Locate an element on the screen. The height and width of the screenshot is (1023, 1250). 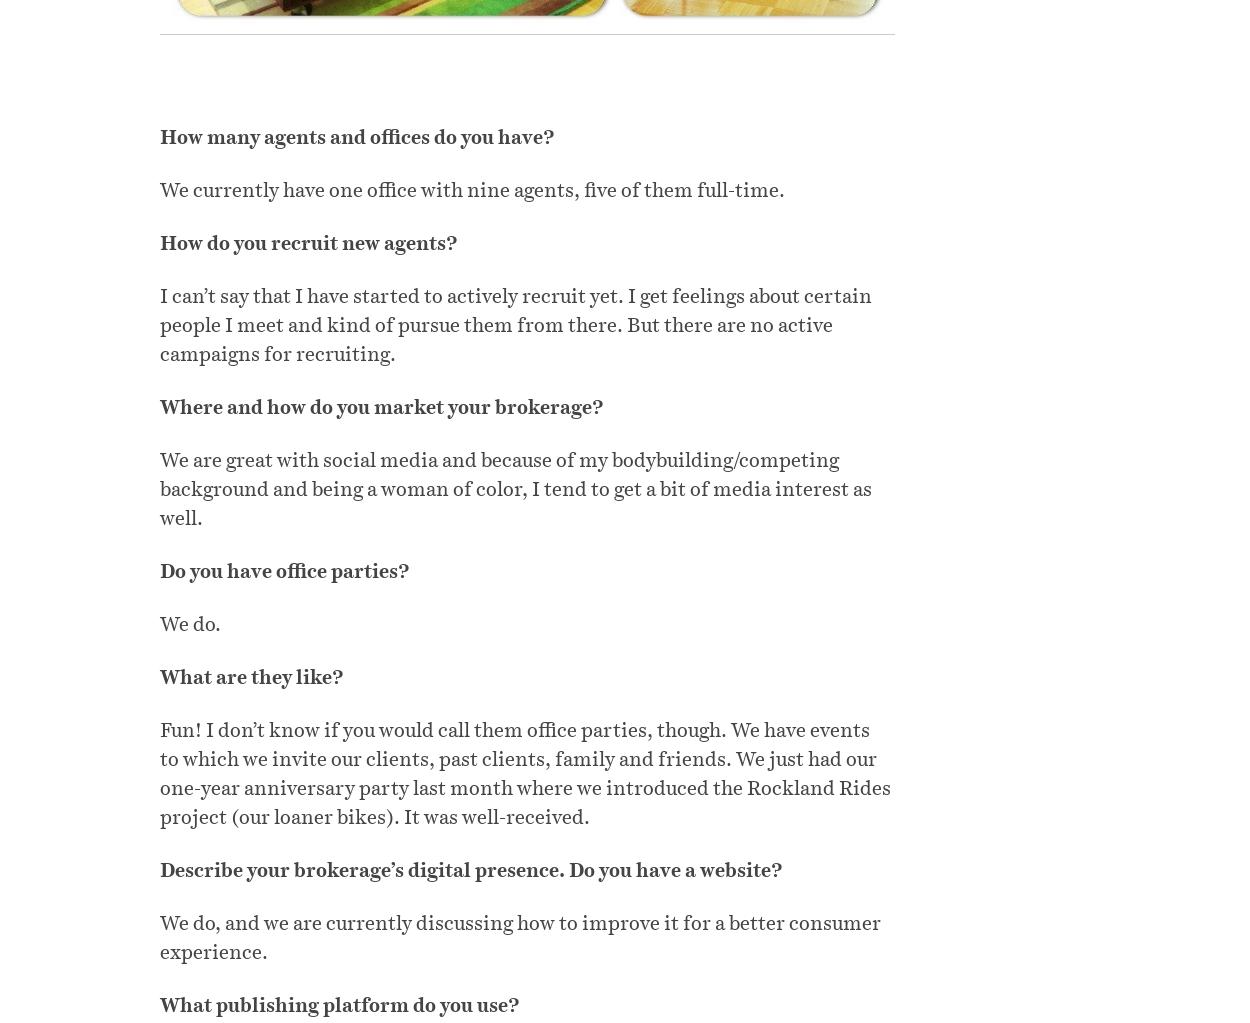
'Do you have office parties?' is located at coordinates (284, 571).